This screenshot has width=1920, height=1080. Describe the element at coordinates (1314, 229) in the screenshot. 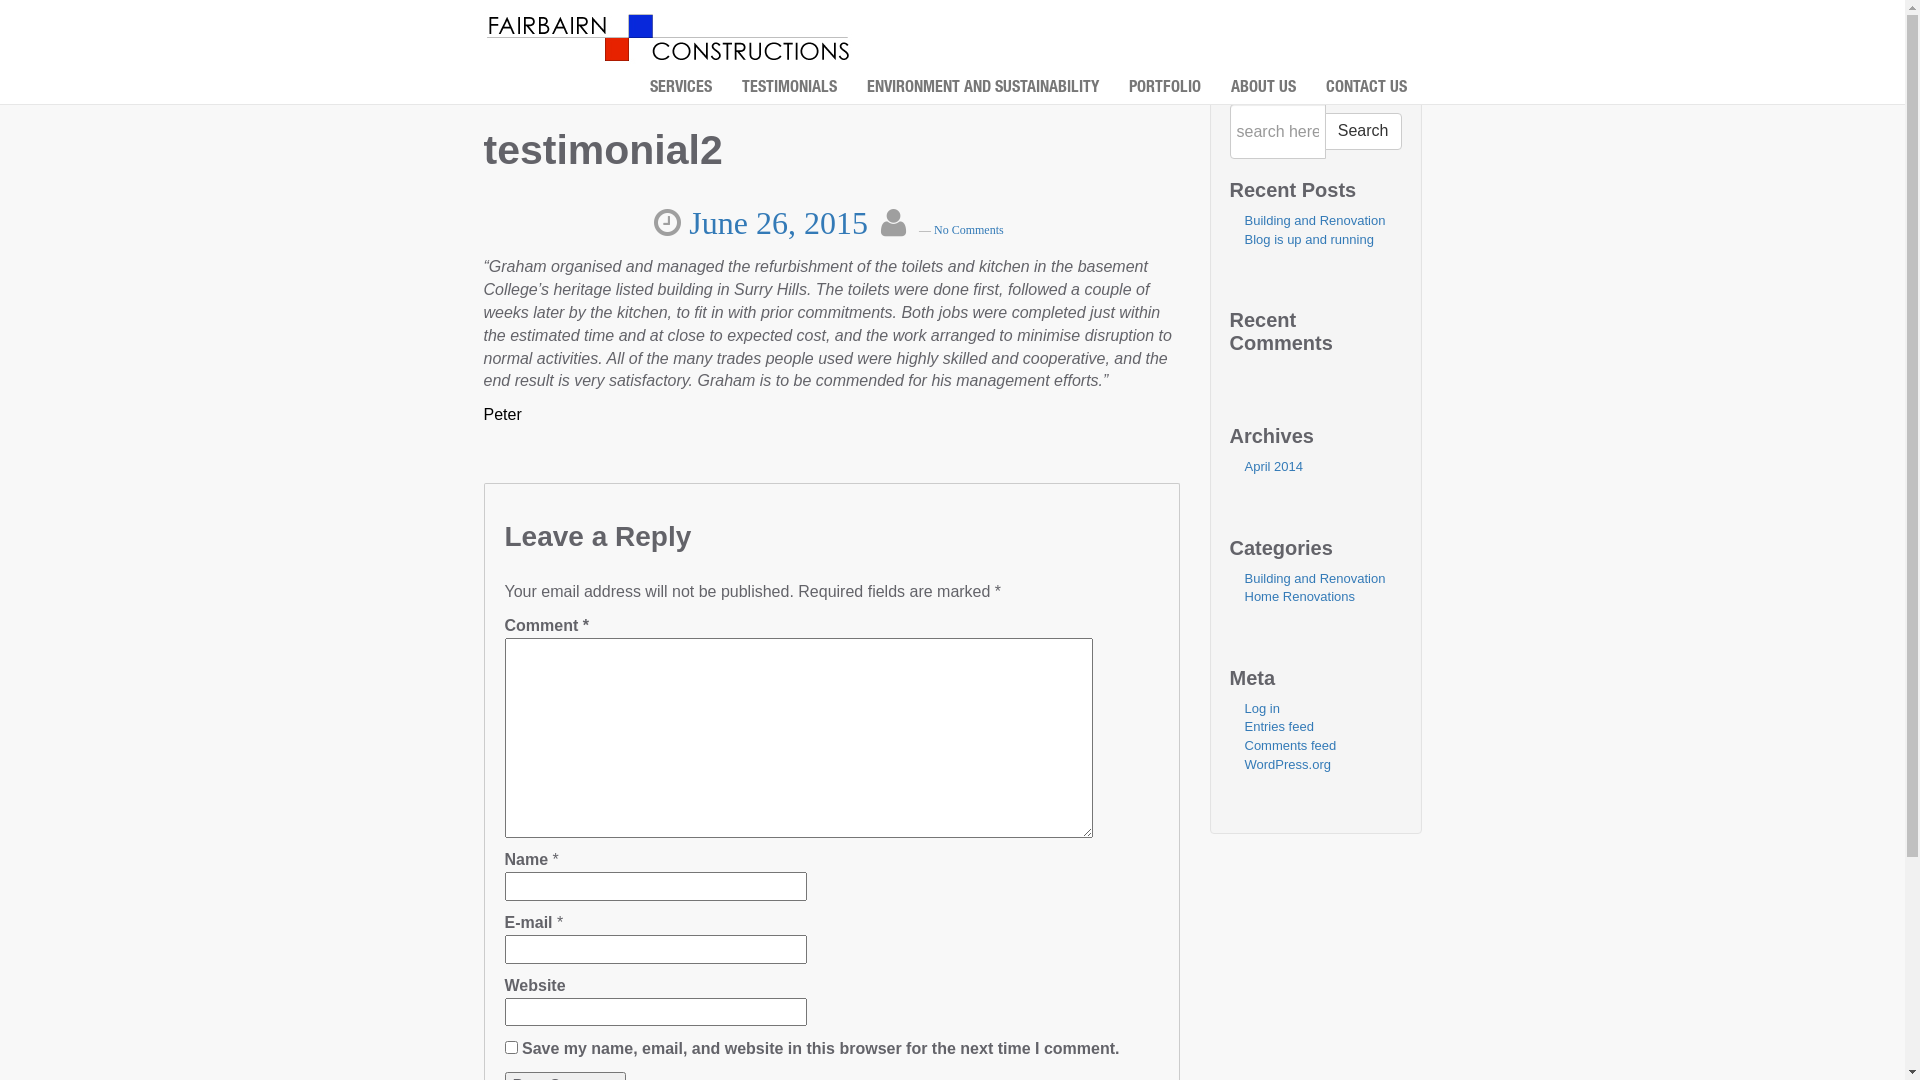

I see `'Building and Renovation Blog is up and running'` at that location.